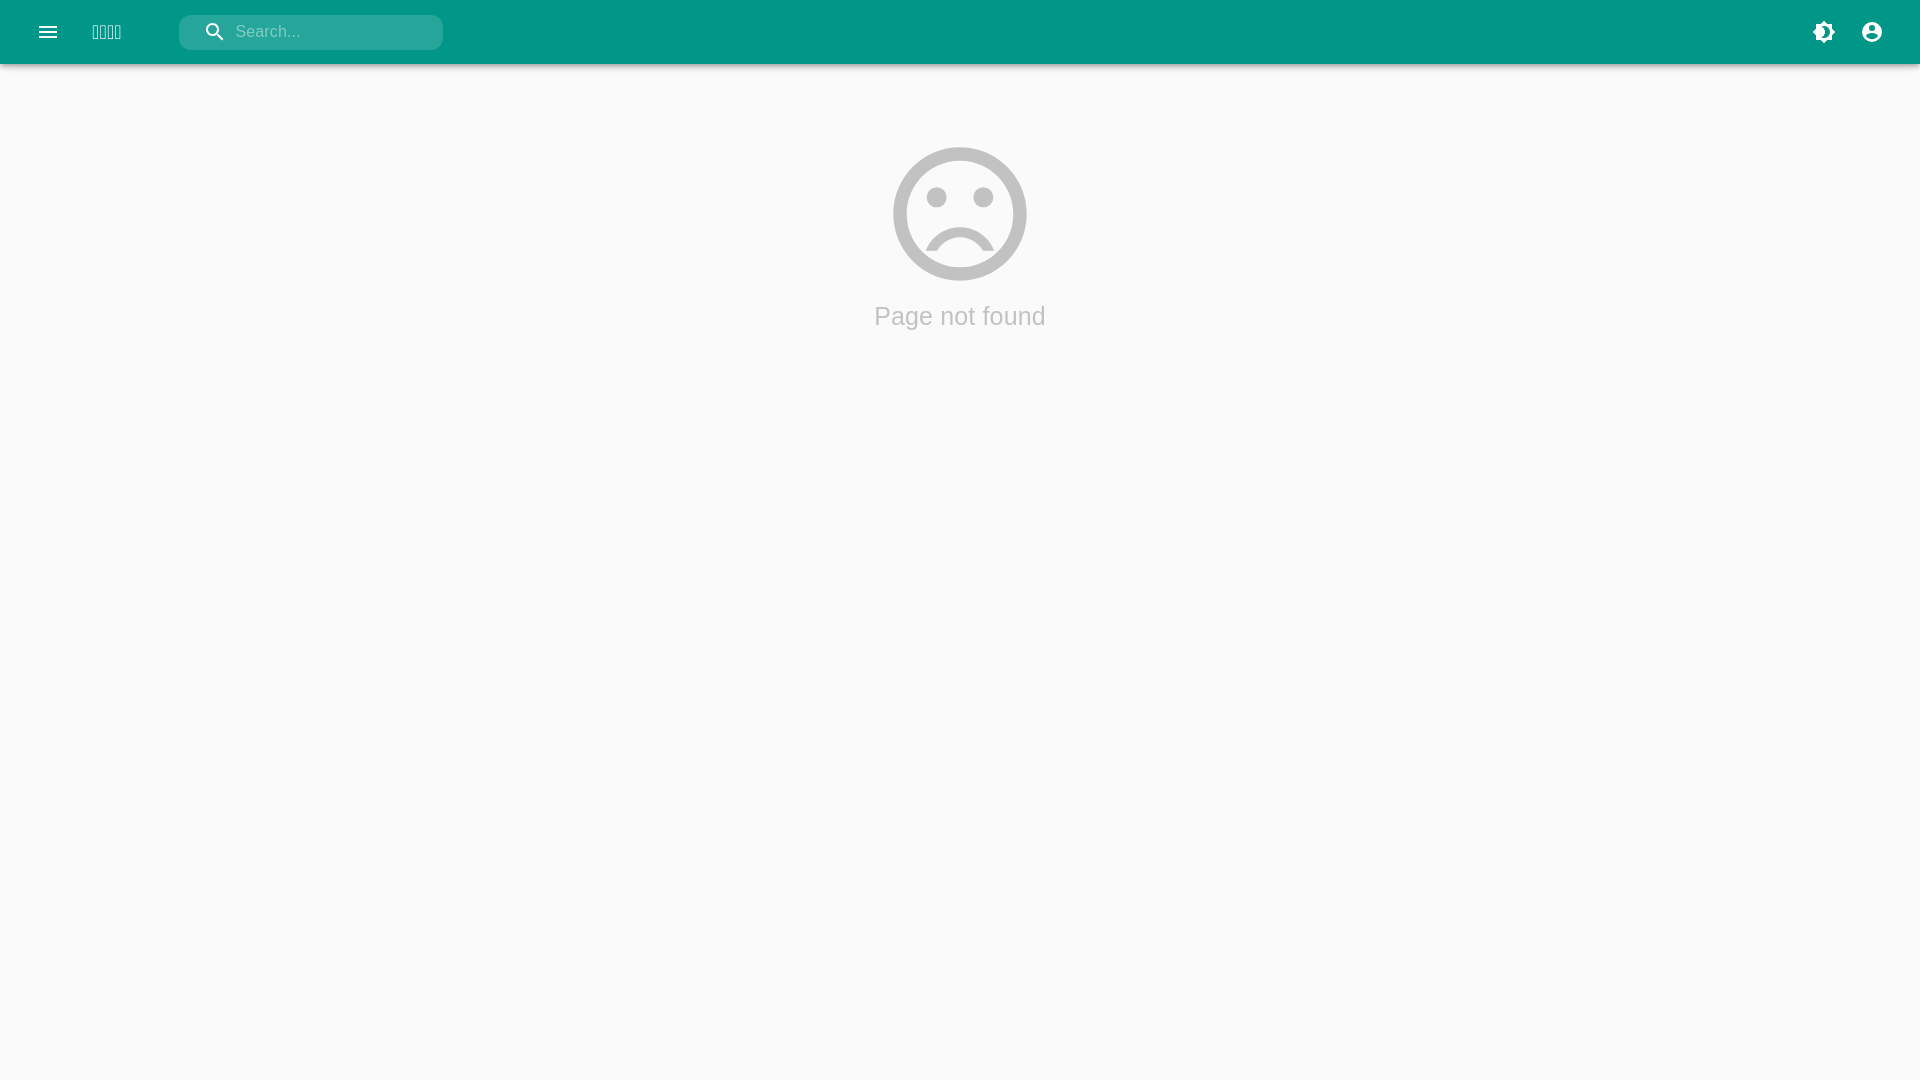 This screenshot has height=1080, width=1920. I want to click on 'Switch to dark theme', so click(1800, 31).